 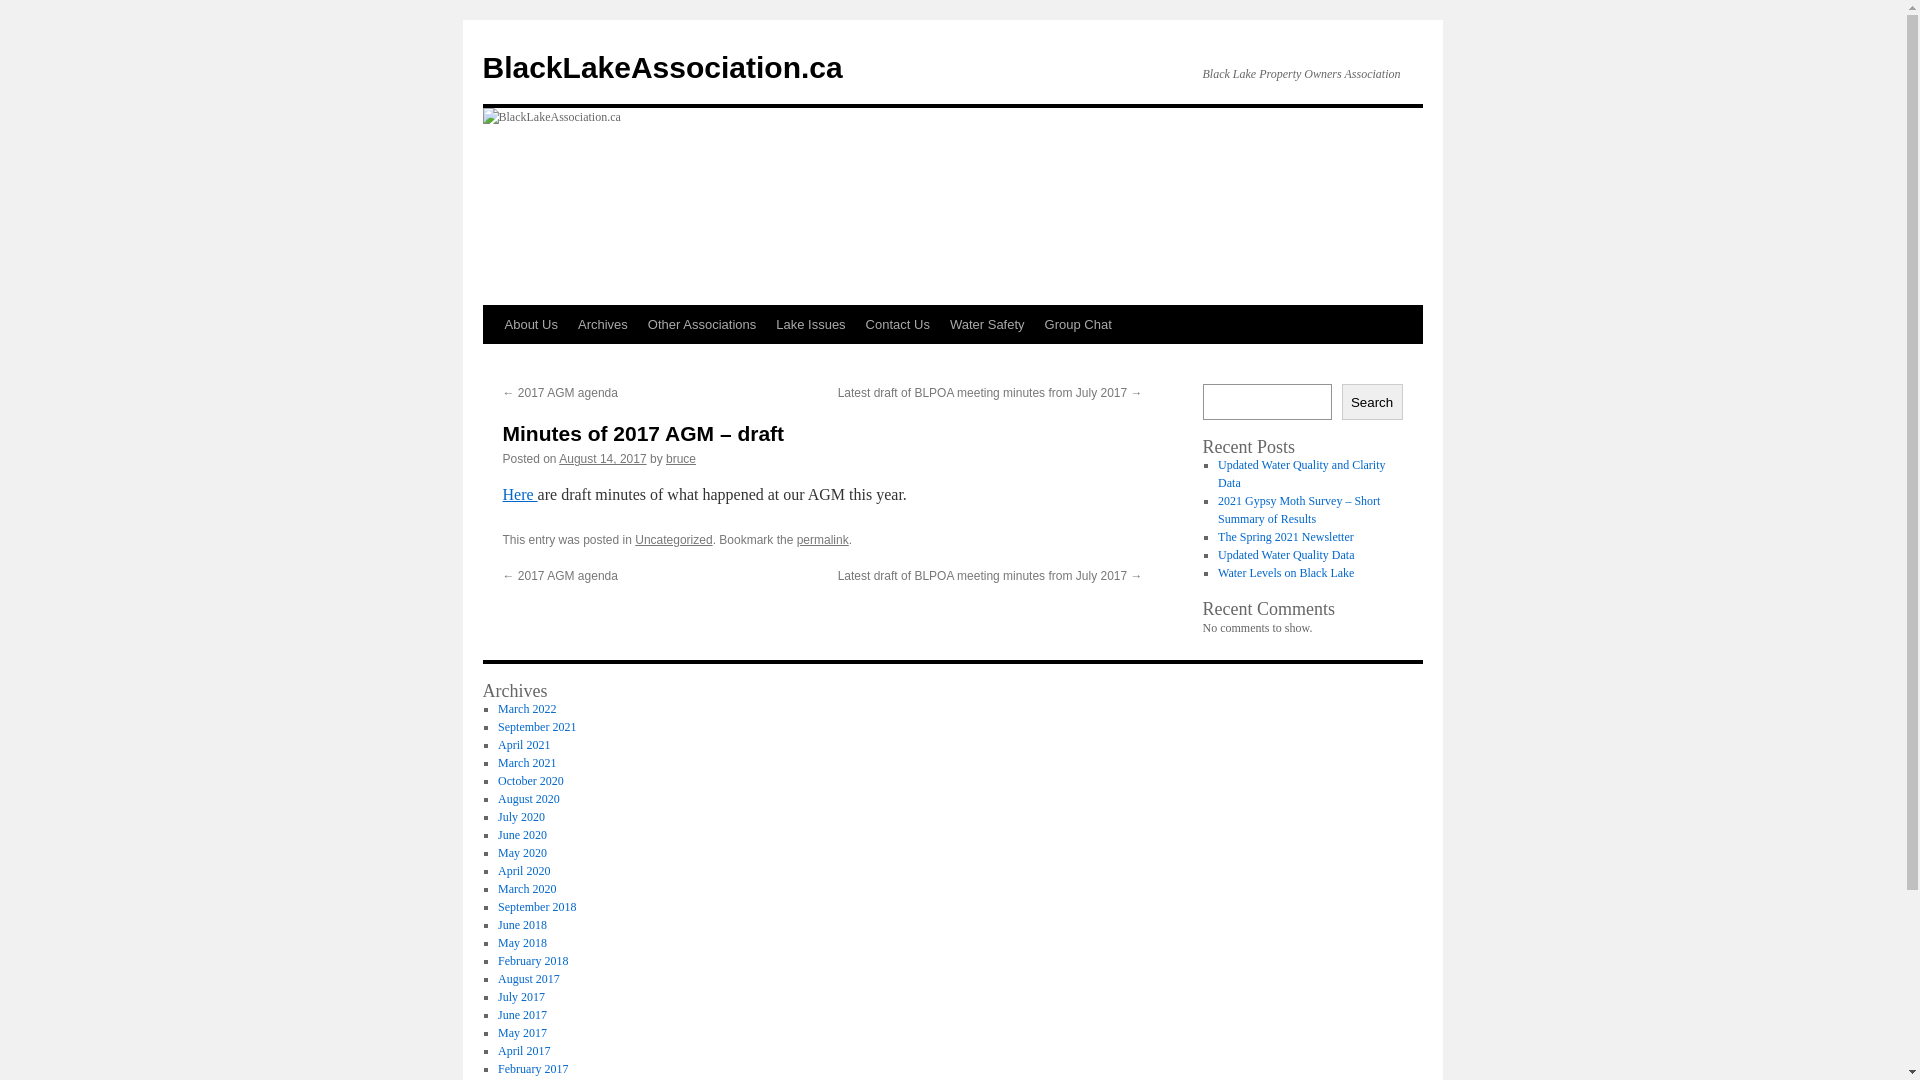 What do you see at coordinates (521, 996) in the screenshot?
I see `'July 2017'` at bounding box center [521, 996].